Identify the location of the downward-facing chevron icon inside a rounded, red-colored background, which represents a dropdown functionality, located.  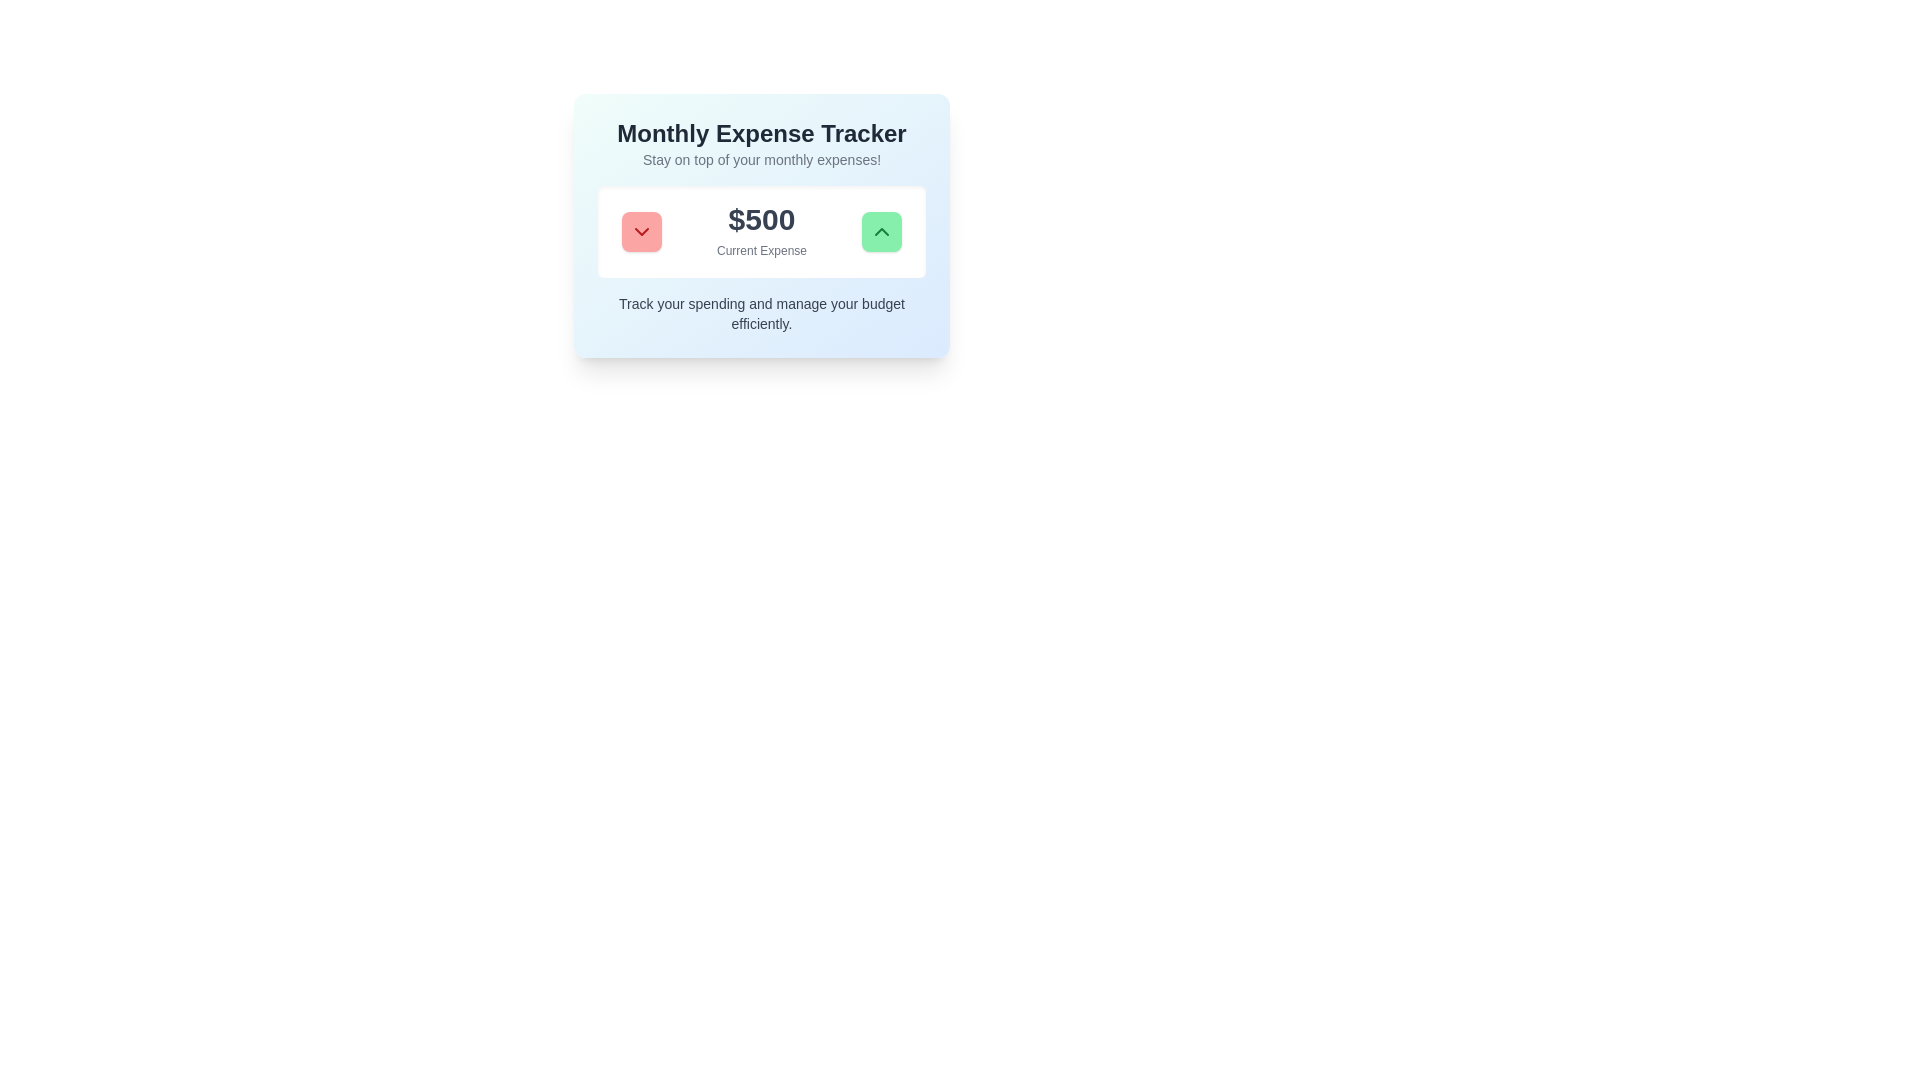
(642, 230).